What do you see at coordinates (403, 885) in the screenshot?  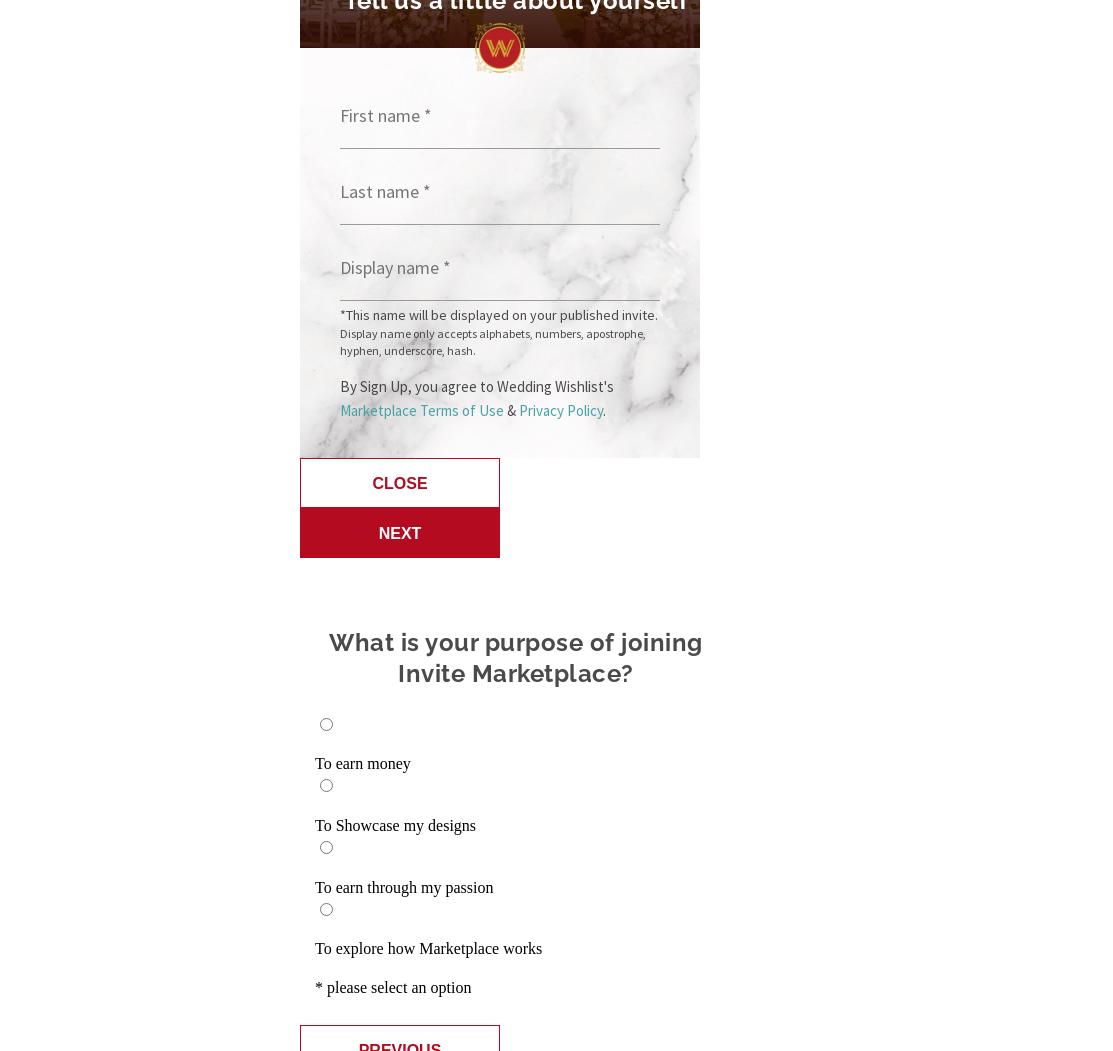 I see `'To earn through my passion'` at bounding box center [403, 885].